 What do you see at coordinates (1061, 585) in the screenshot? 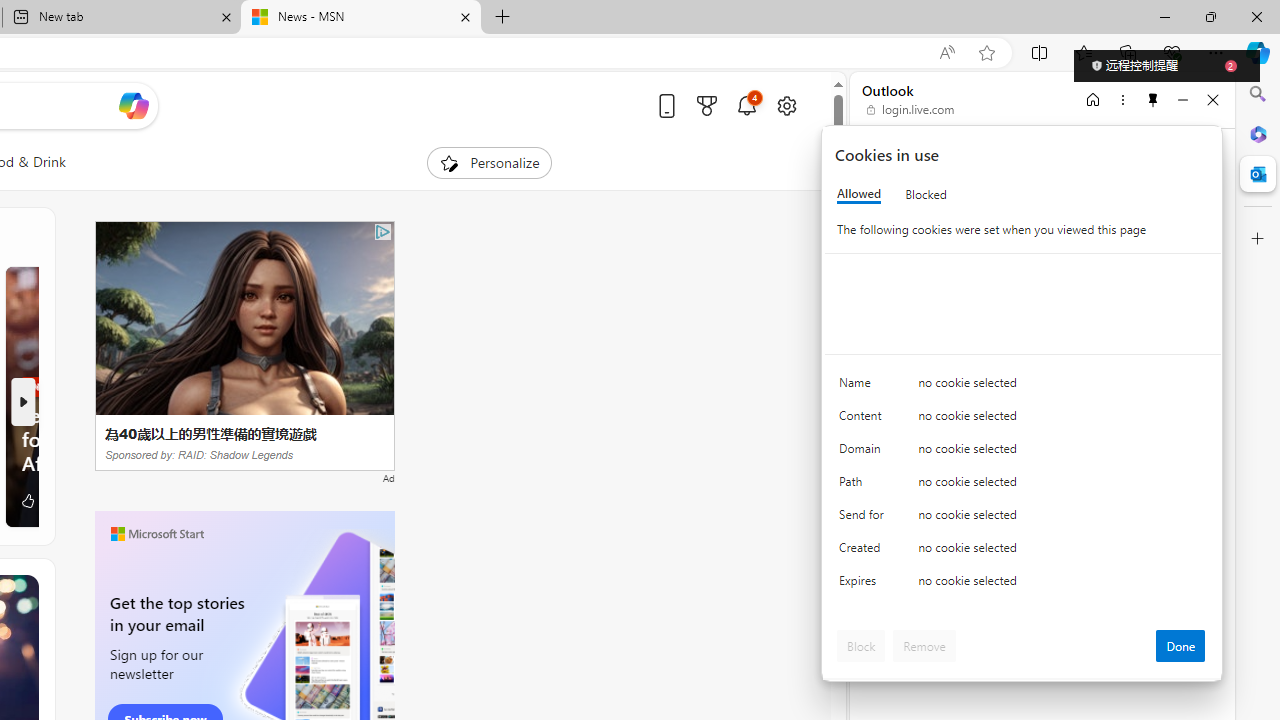
I see `'no cookie selected'` at bounding box center [1061, 585].